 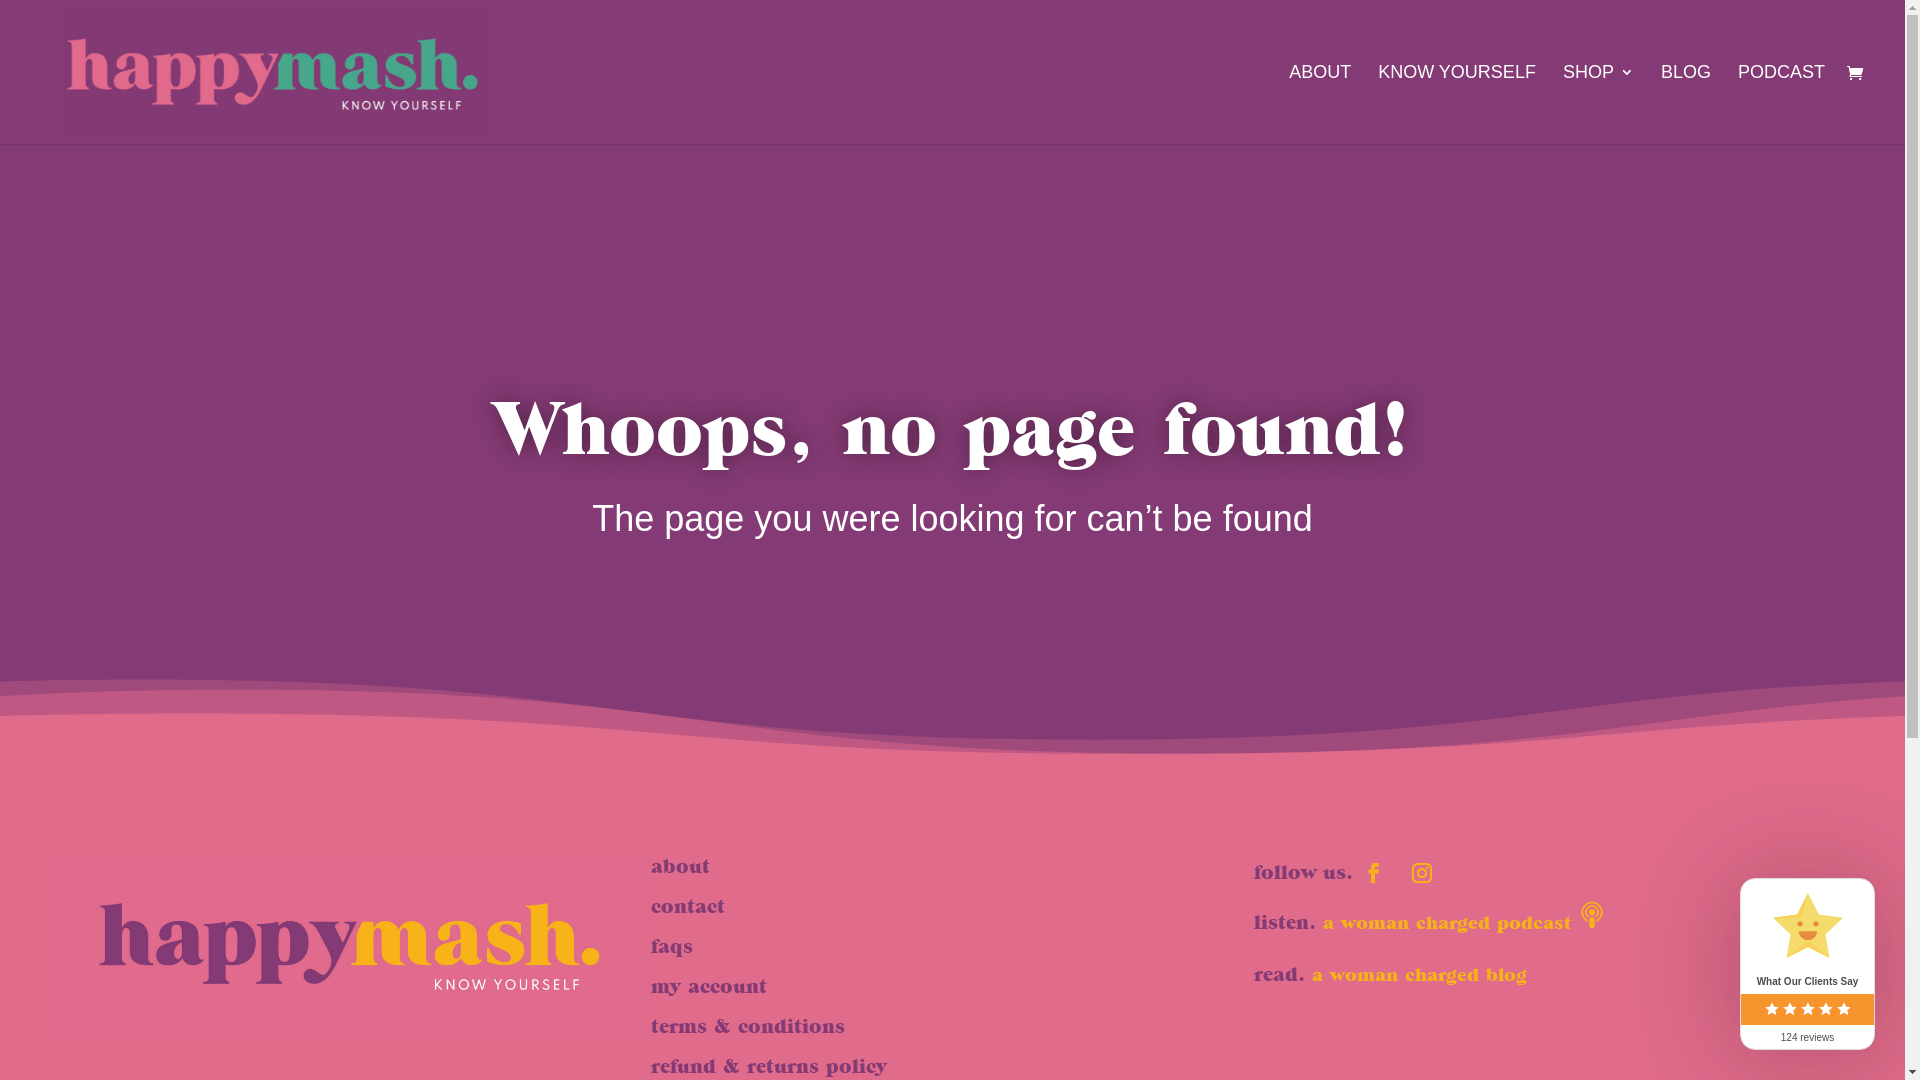 What do you see at coordinates (1289, 104) in the screenshot?
I see `'ABOUT'` at bounding box center [1289, 104].